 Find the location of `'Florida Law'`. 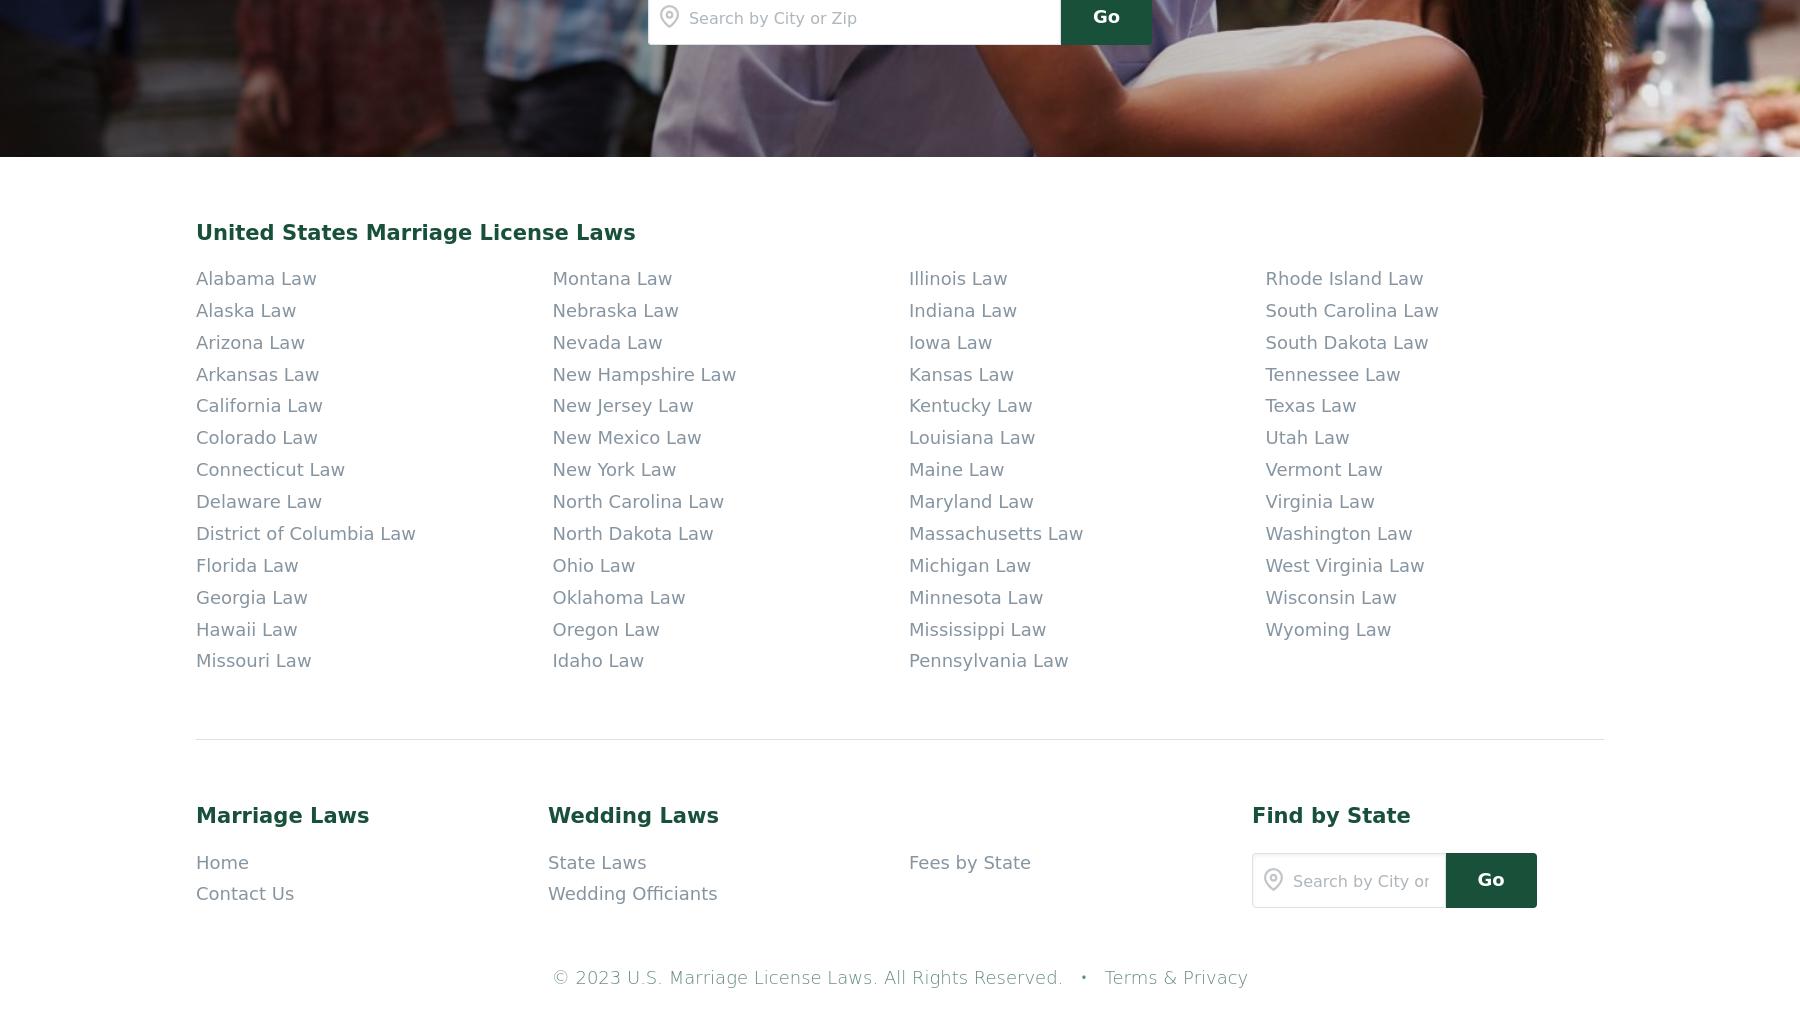

'Florida Law' is located at coordinates (245, 103).